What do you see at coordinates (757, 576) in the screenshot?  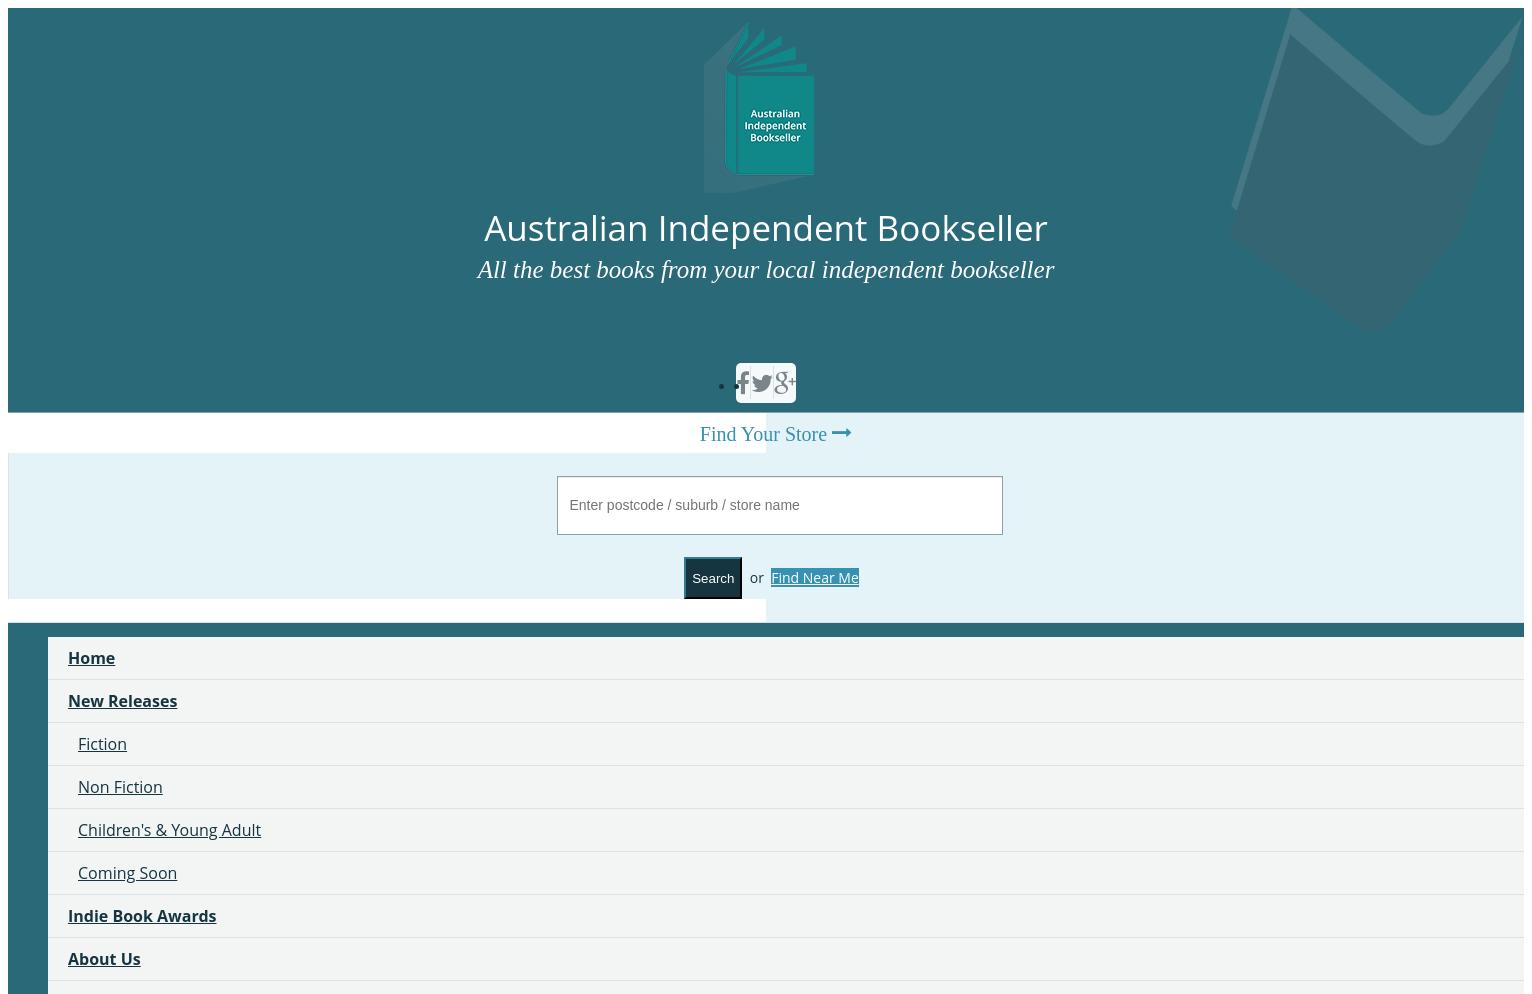 I see `'or'` at bounding box center [757, 576].